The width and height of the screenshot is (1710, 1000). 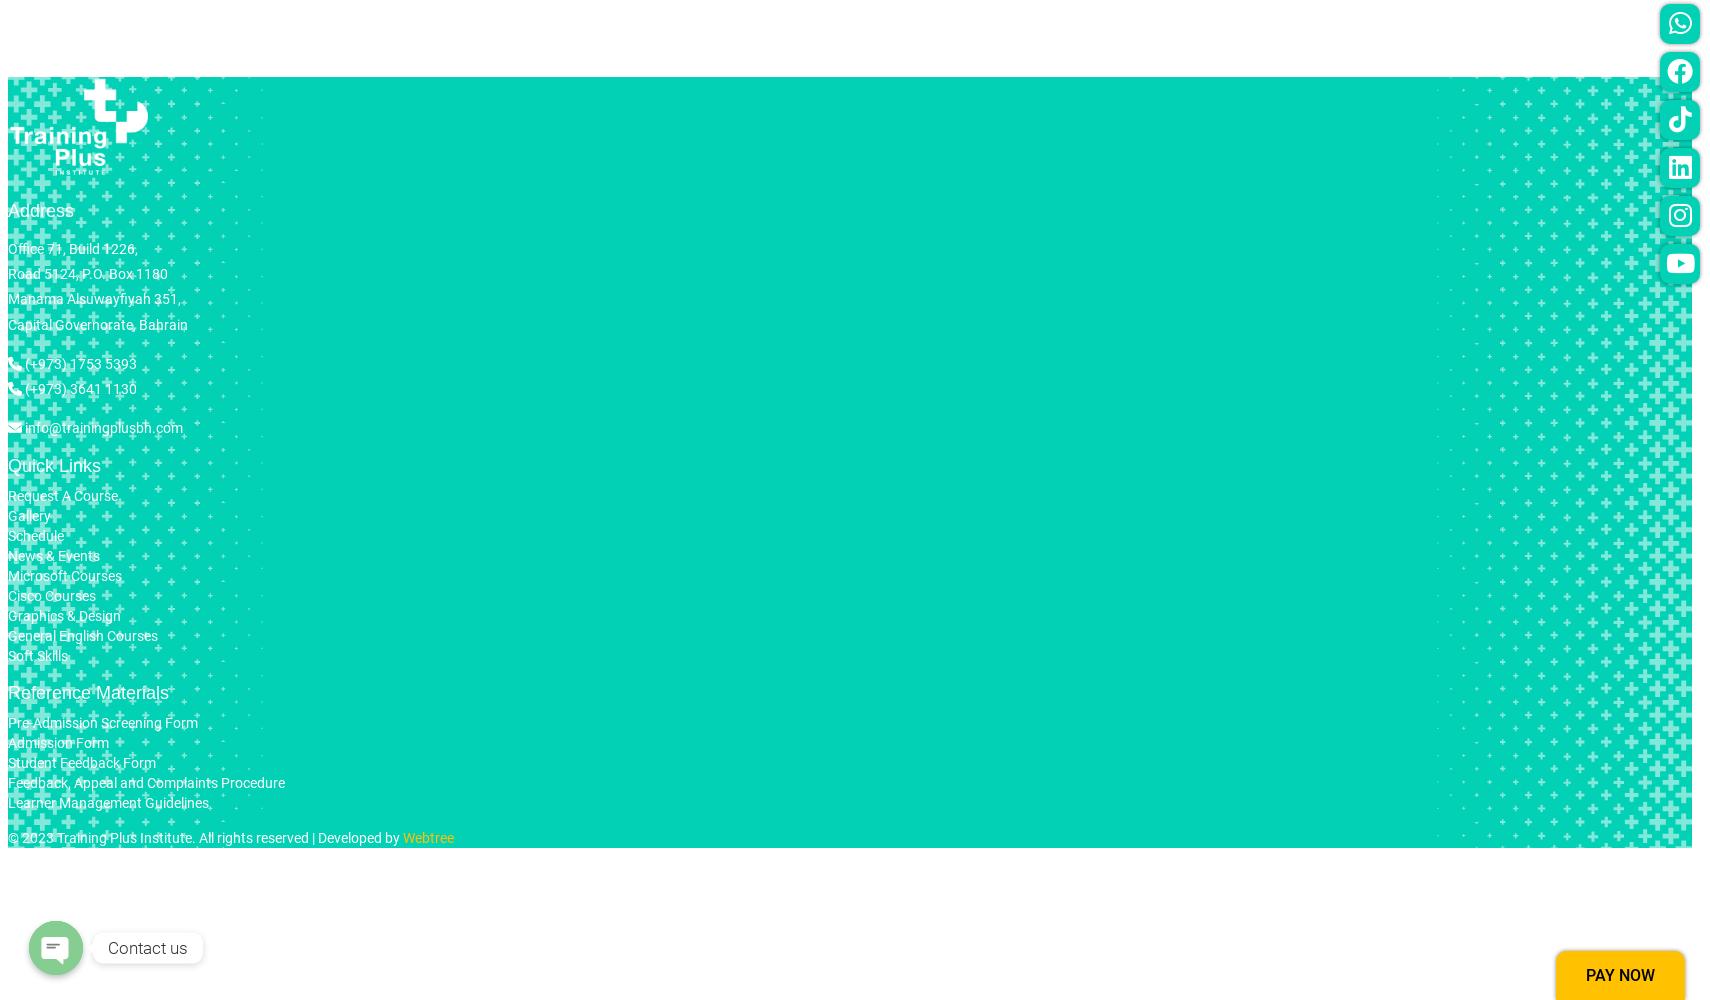 What do you see at coordinates (53, 465) in the screenshot?
I see `'Quick Links'` at bounding box center [53, 465].